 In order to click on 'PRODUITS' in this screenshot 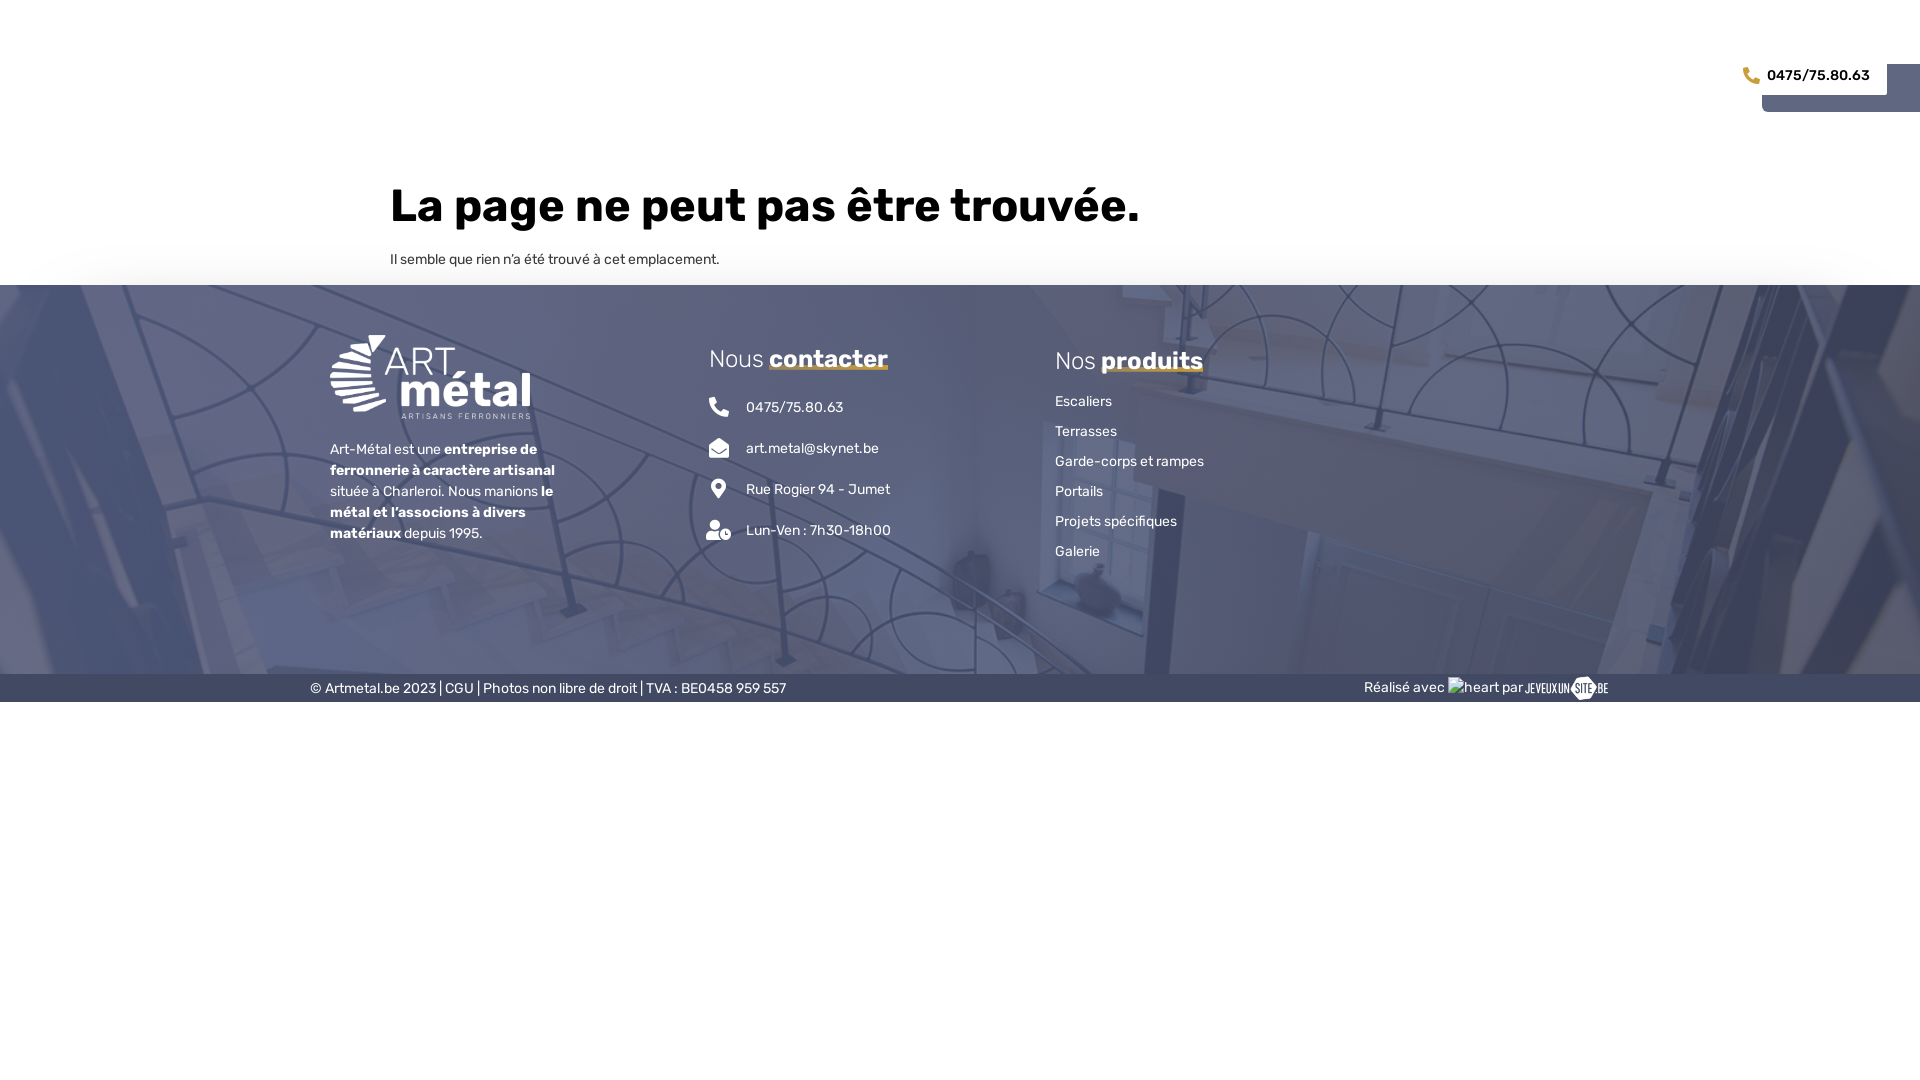, I will do `click(804, 76)`.